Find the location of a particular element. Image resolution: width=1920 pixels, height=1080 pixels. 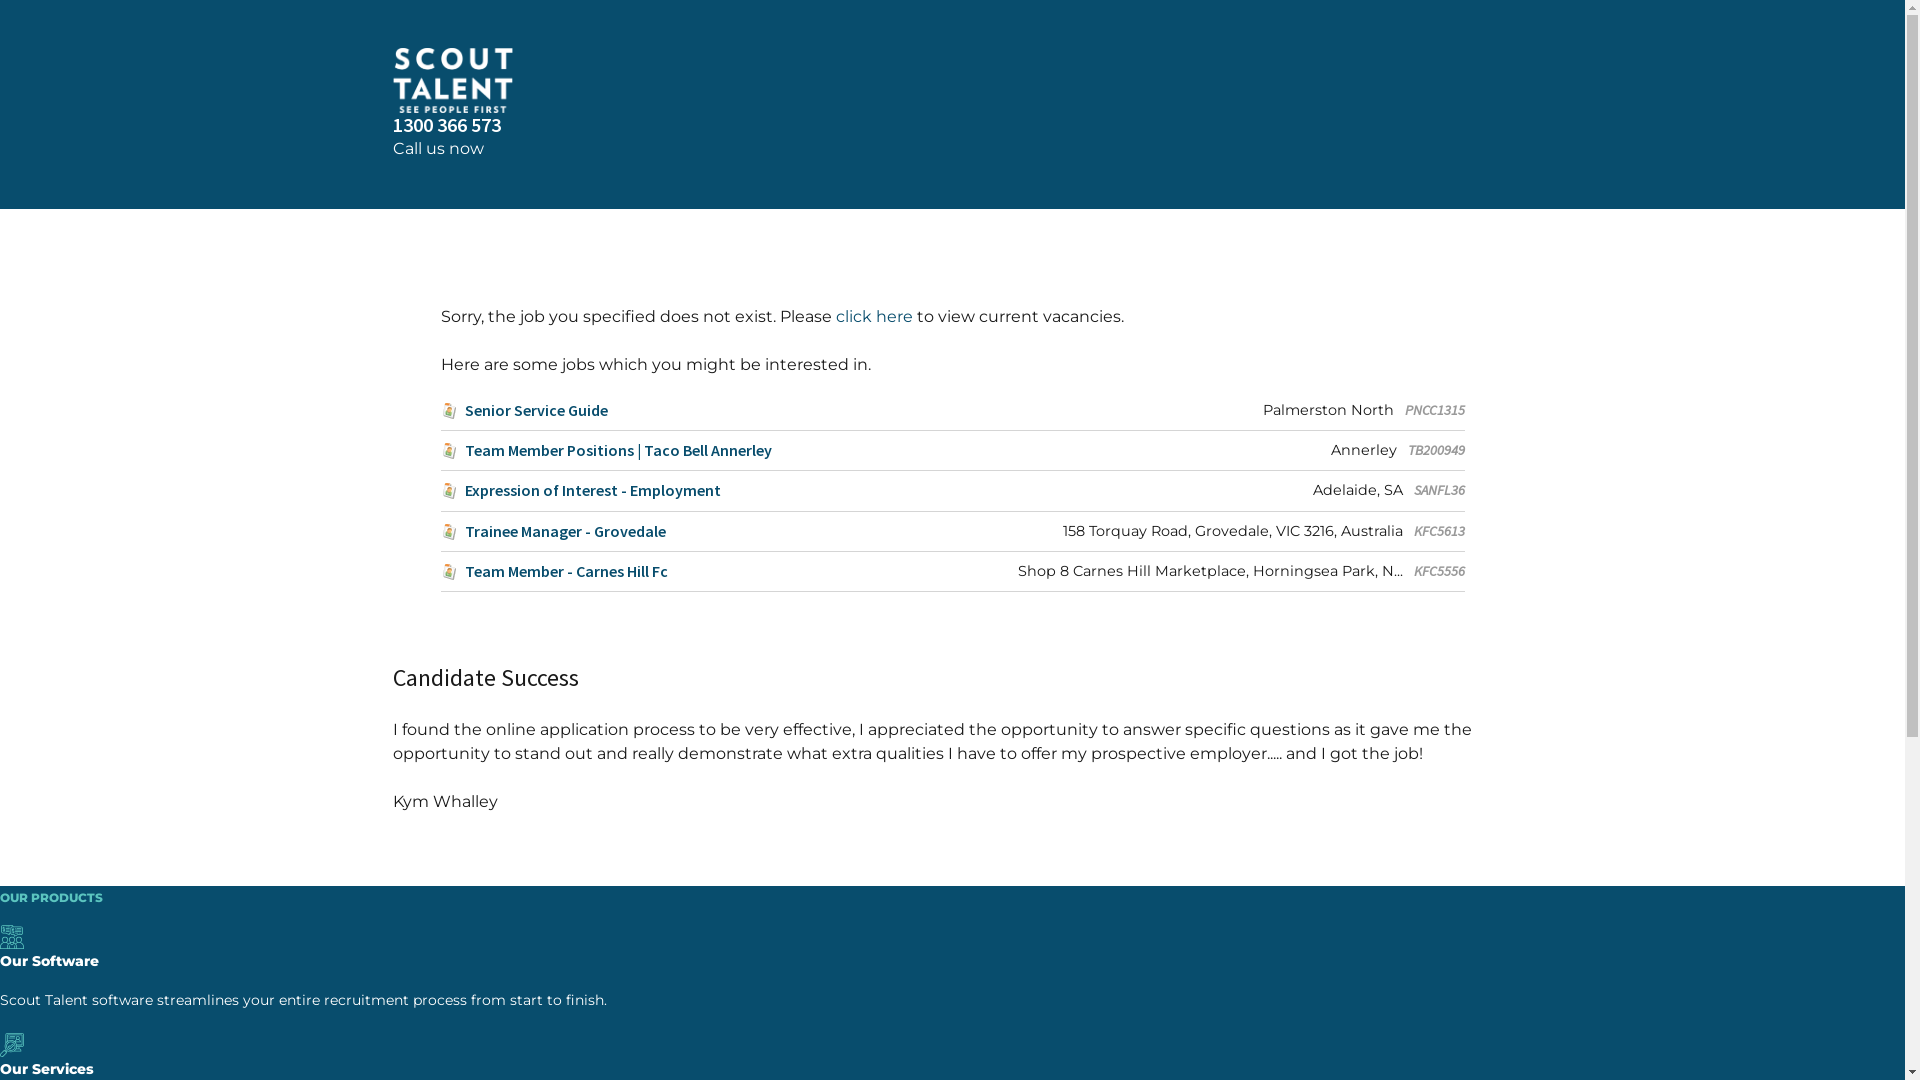

'Team Member Positions | Taco Bell Annerley' is located at coordinates (604, 450).